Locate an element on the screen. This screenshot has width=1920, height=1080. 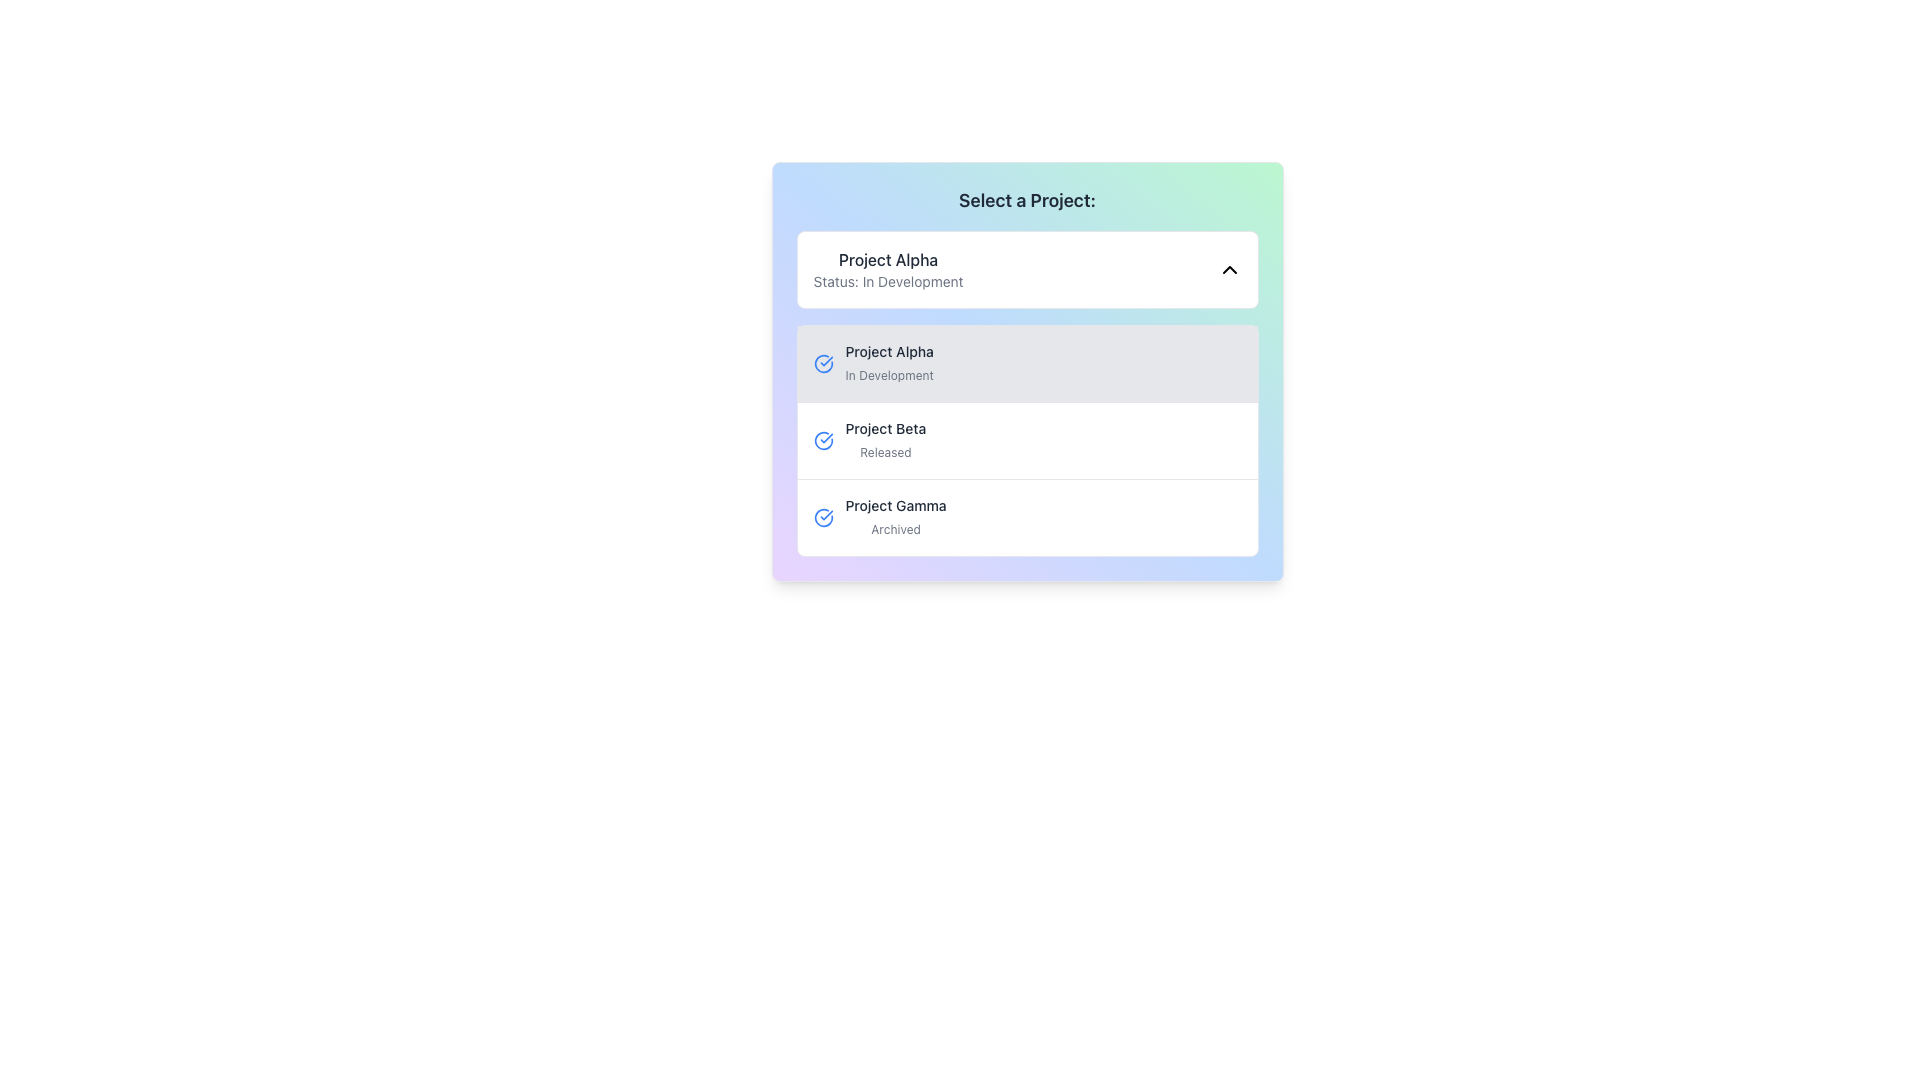
the text label displaying 'Archived' located in the bottom right corner of the project selection list item for 'Project Gamma' is located at coordinates (895, 528).